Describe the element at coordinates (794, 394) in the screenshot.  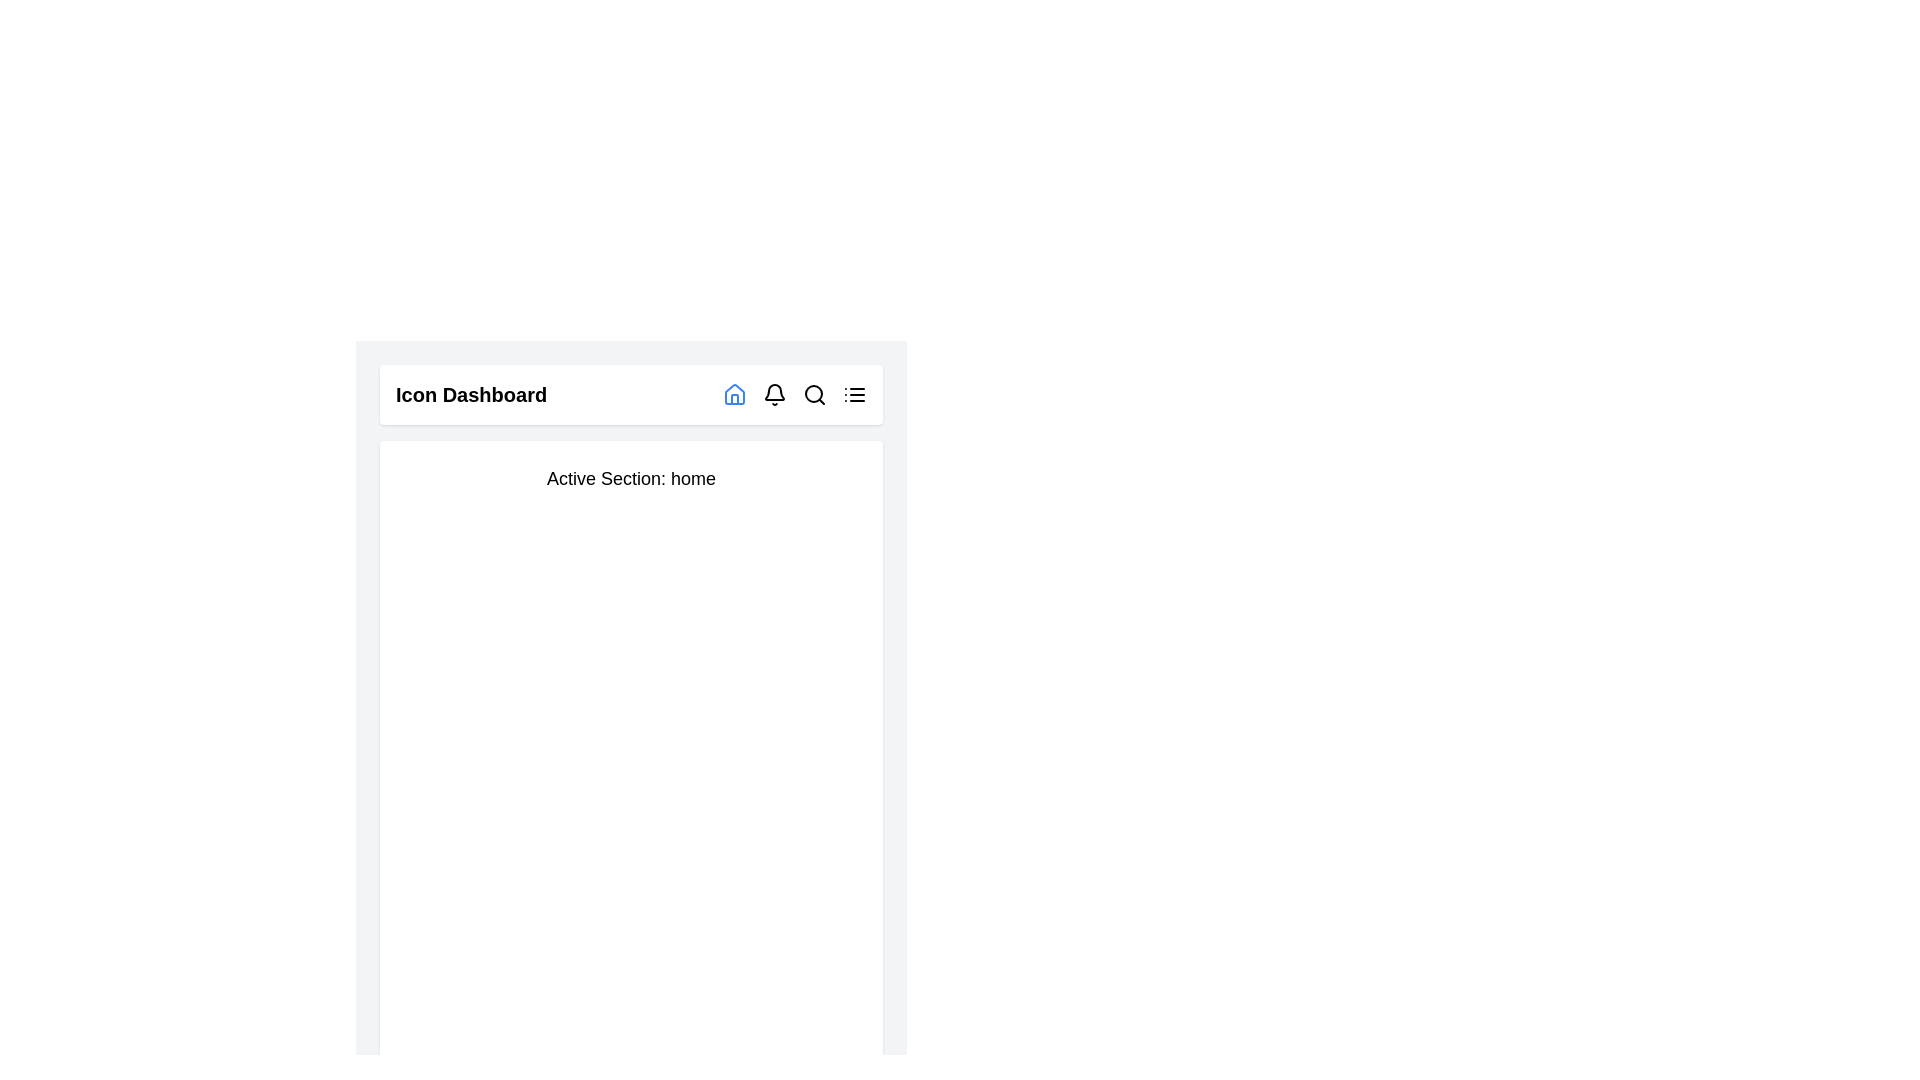
I see `the icon group located on the right side of the dashboard header labeled 'Icon Dashboard'` at that location.